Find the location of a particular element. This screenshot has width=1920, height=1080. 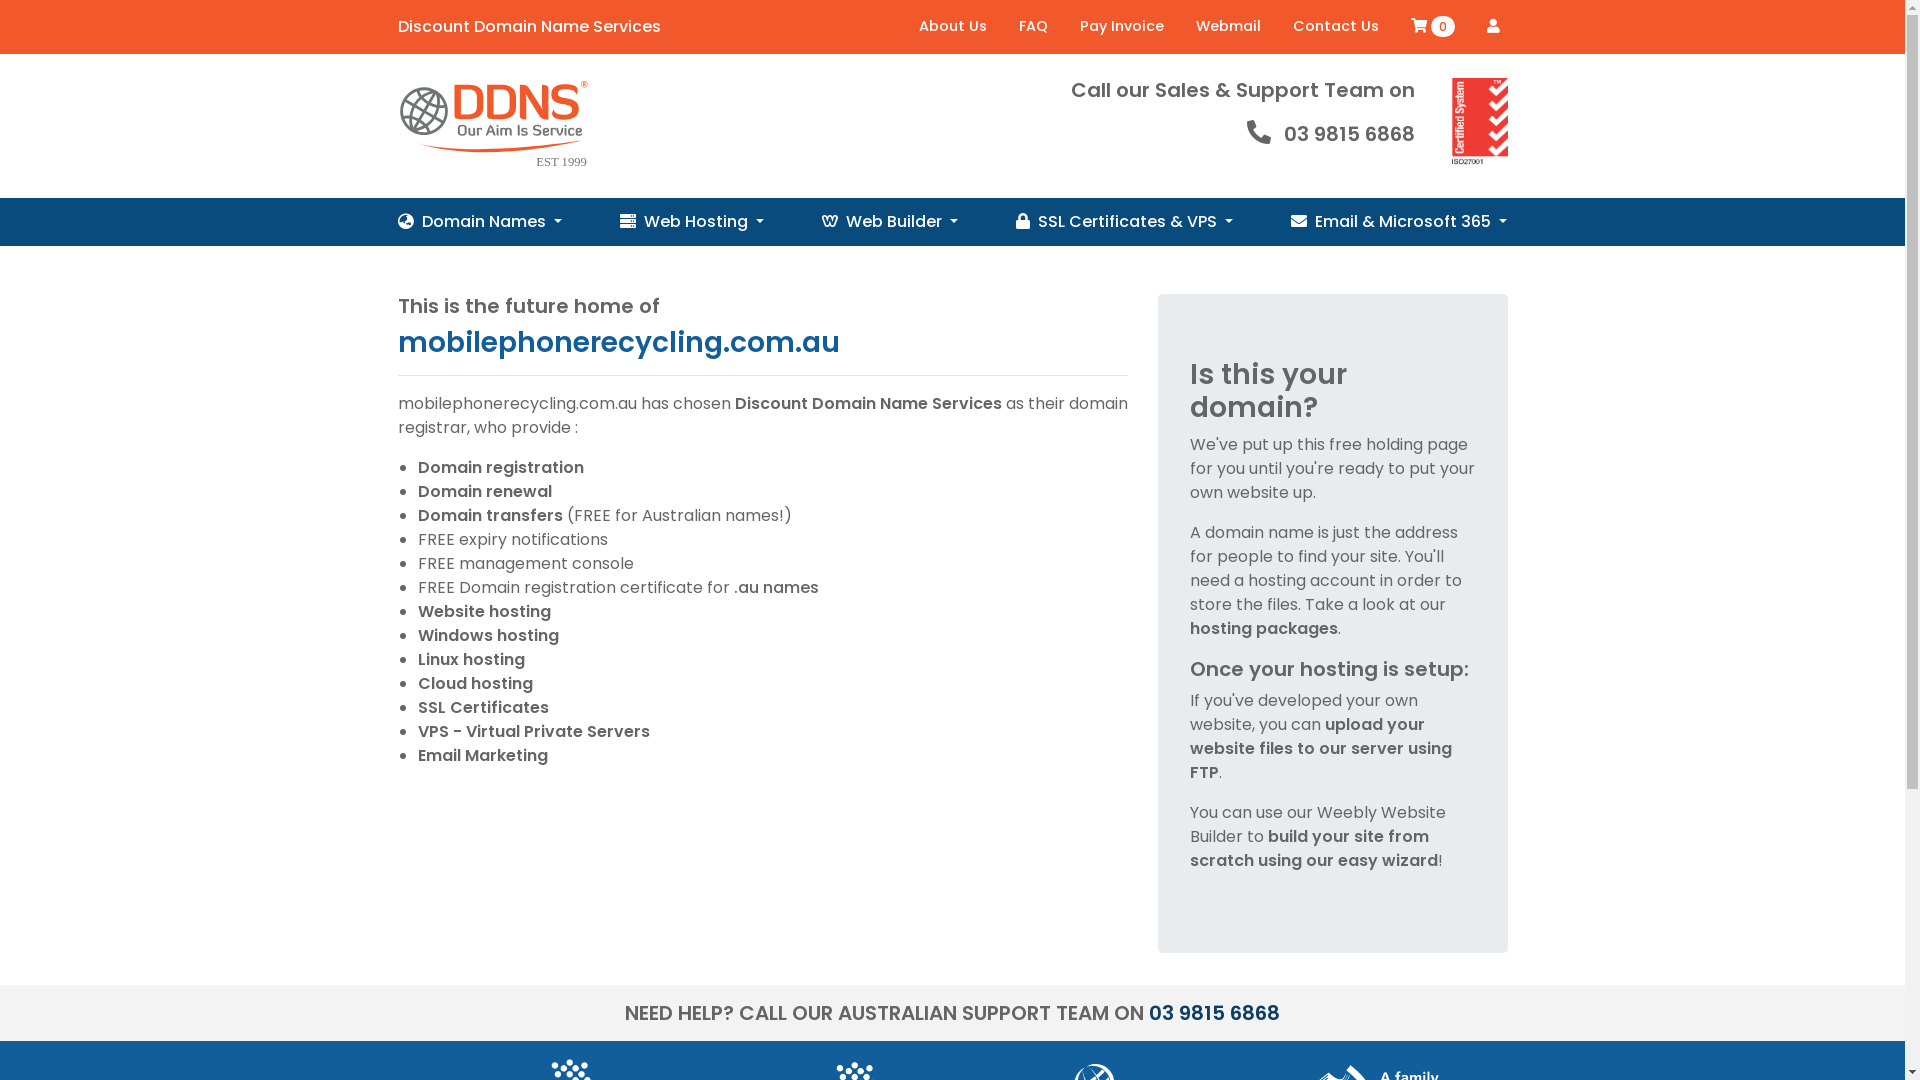

'Email & Microsoft 365' is located at coordinates (1397, 222).